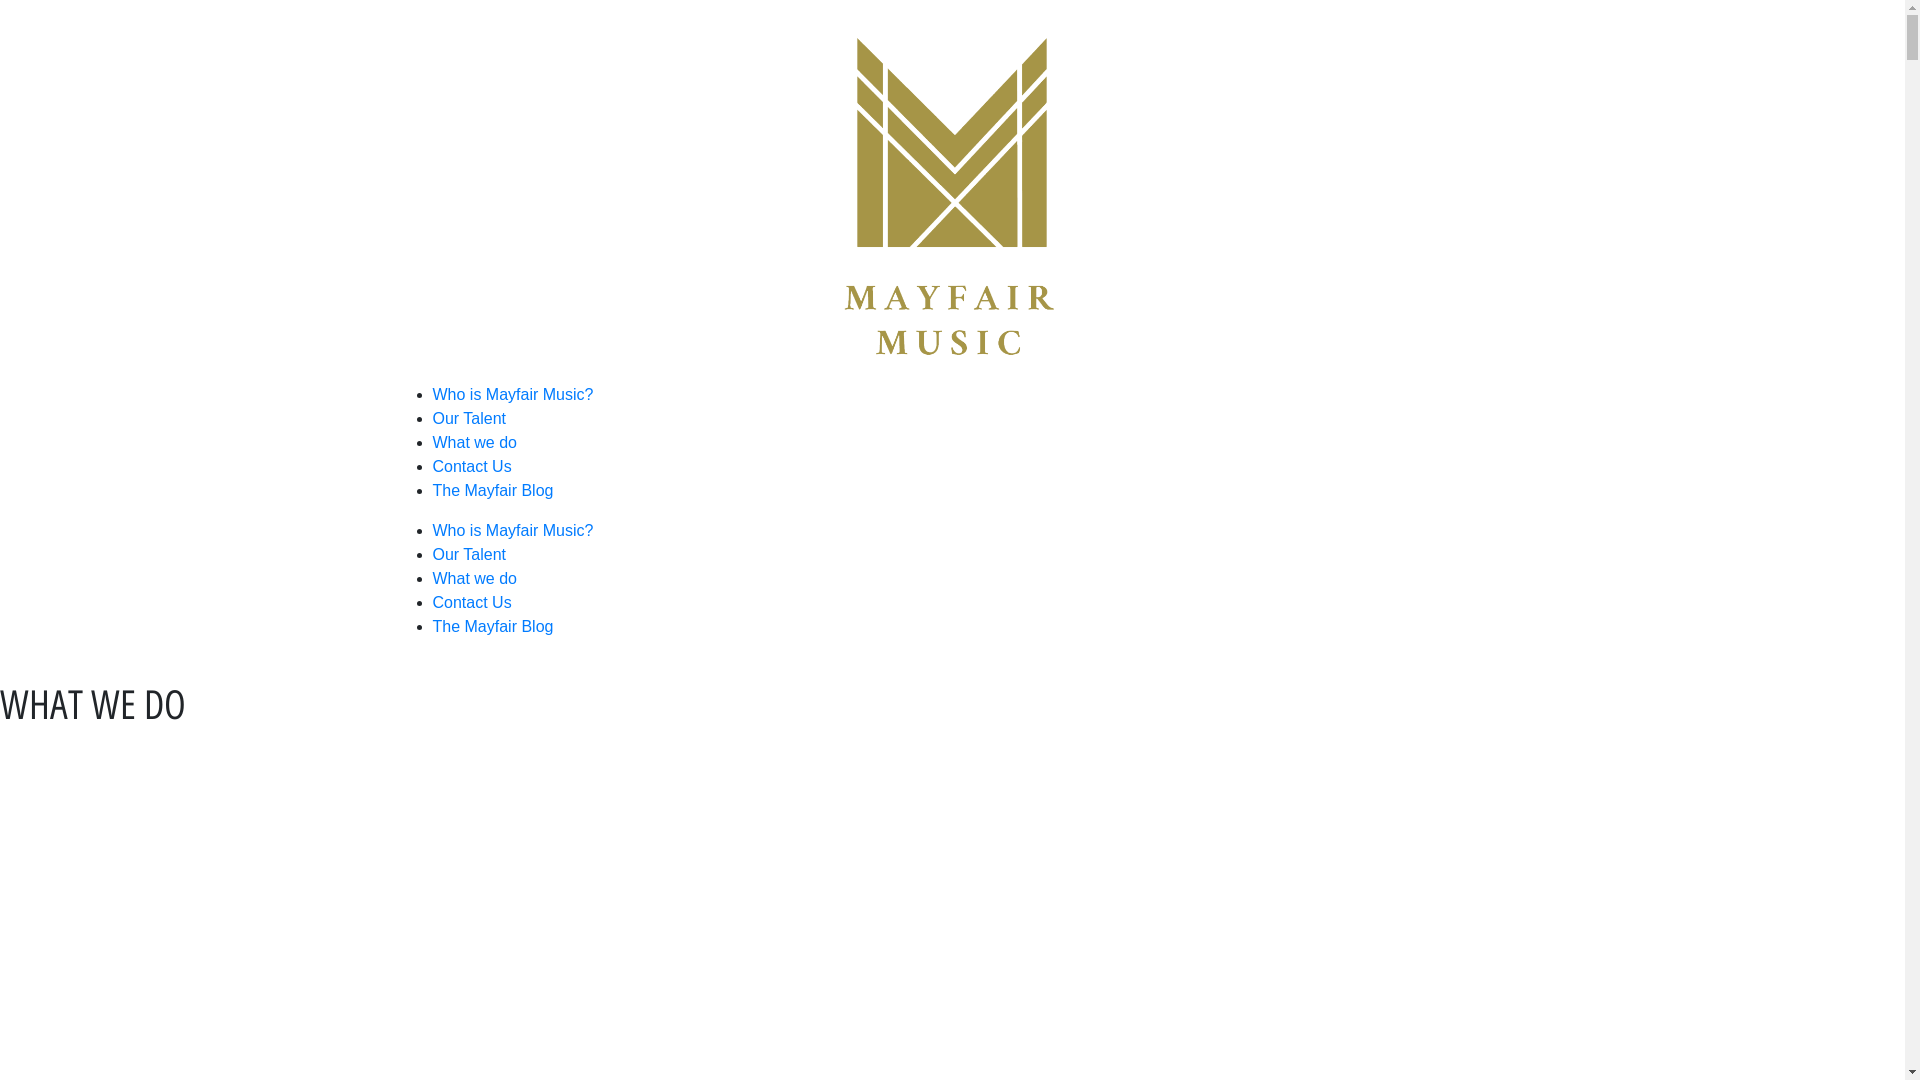  I want to click on 'Contact Us', so click(431, 466).